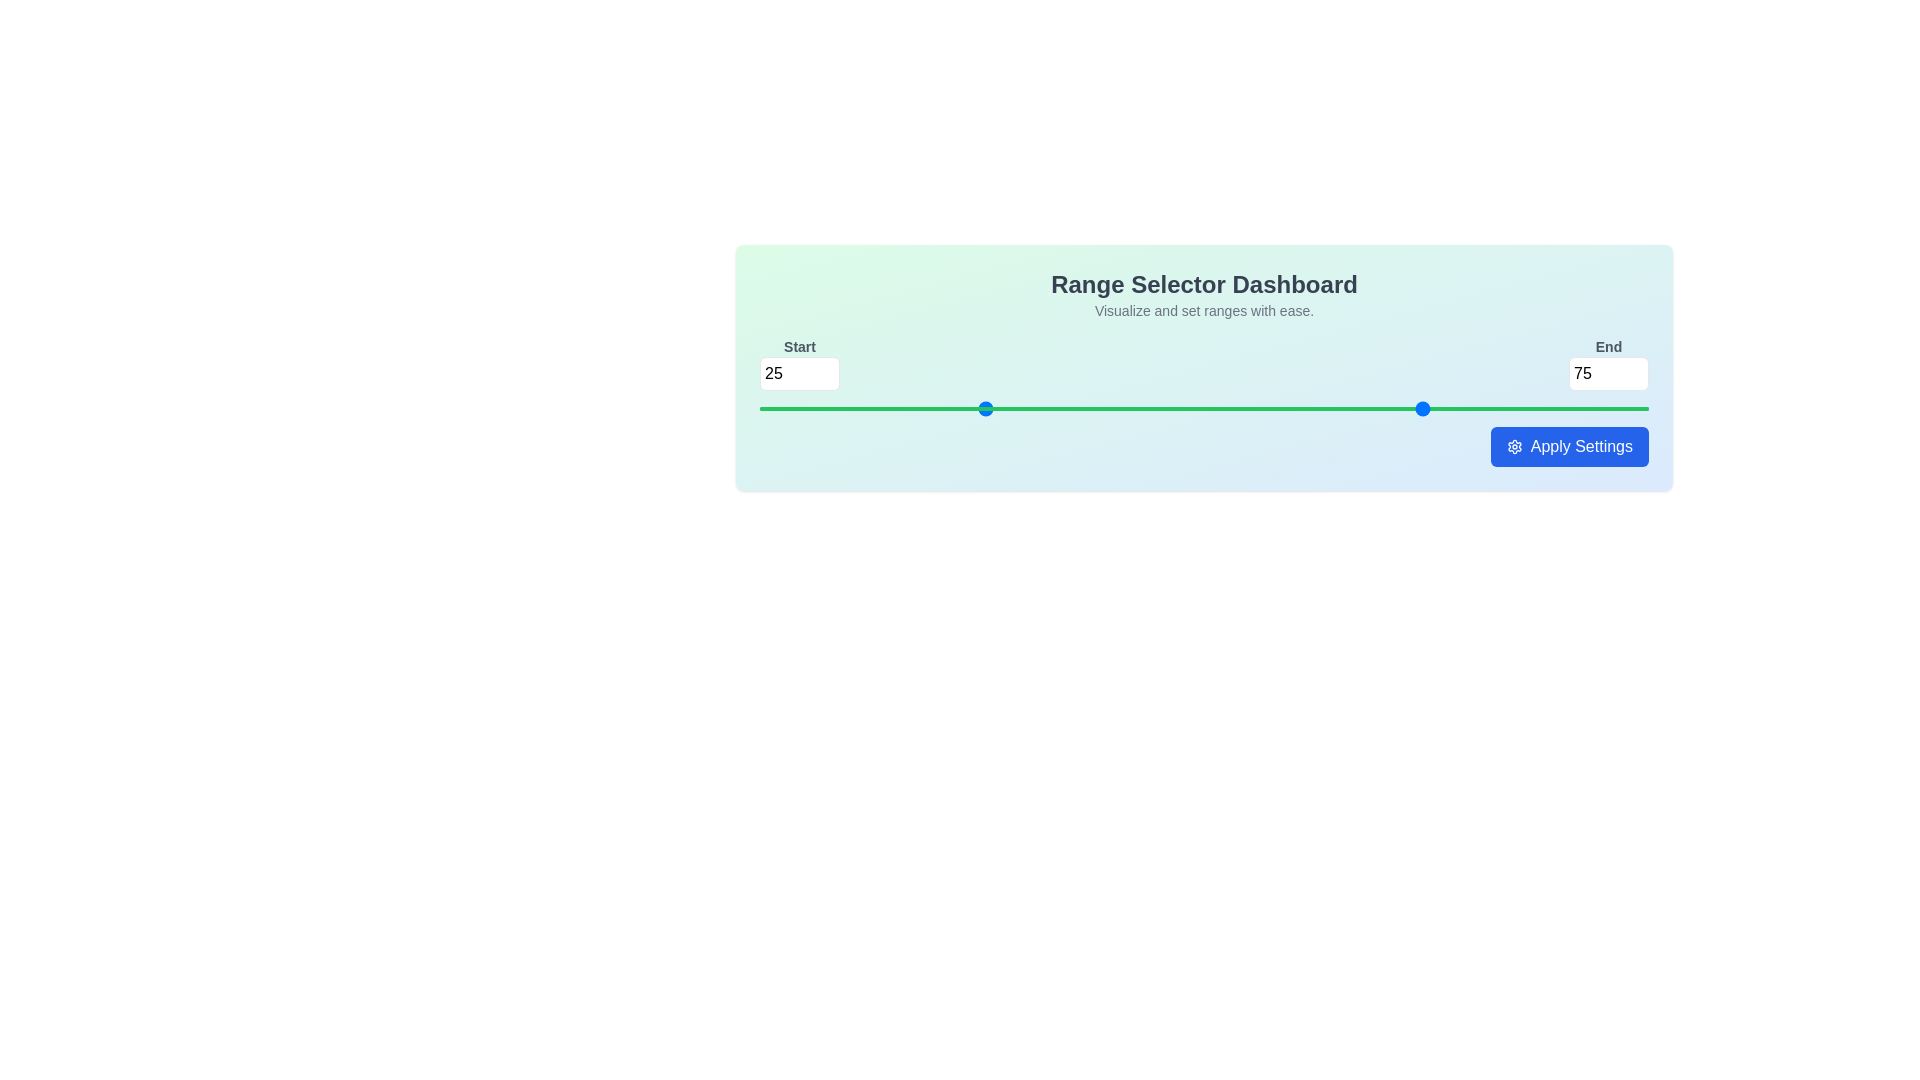  I want to click on the slider, so click(794, 407).